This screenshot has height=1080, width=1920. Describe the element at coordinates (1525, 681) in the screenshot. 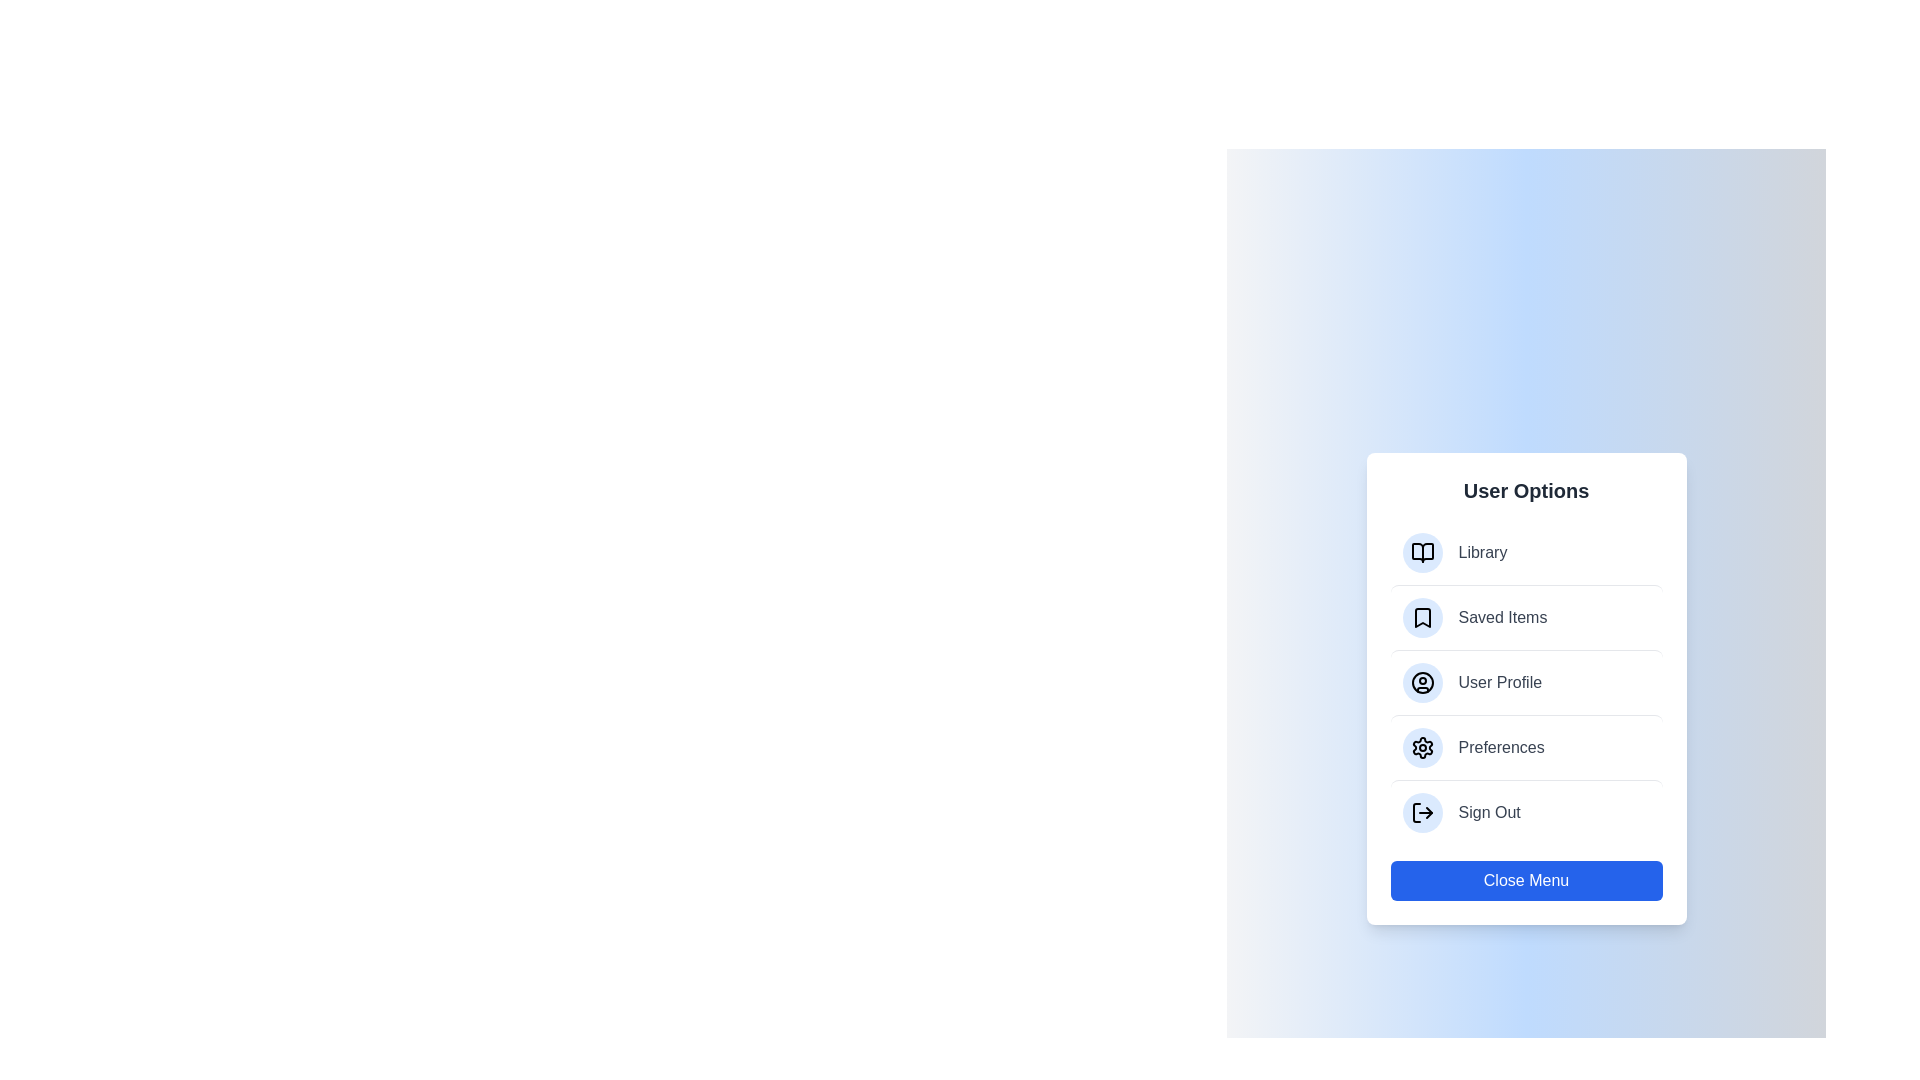

I see `the menu item User Profile from the ModernUserMenu` at that location.